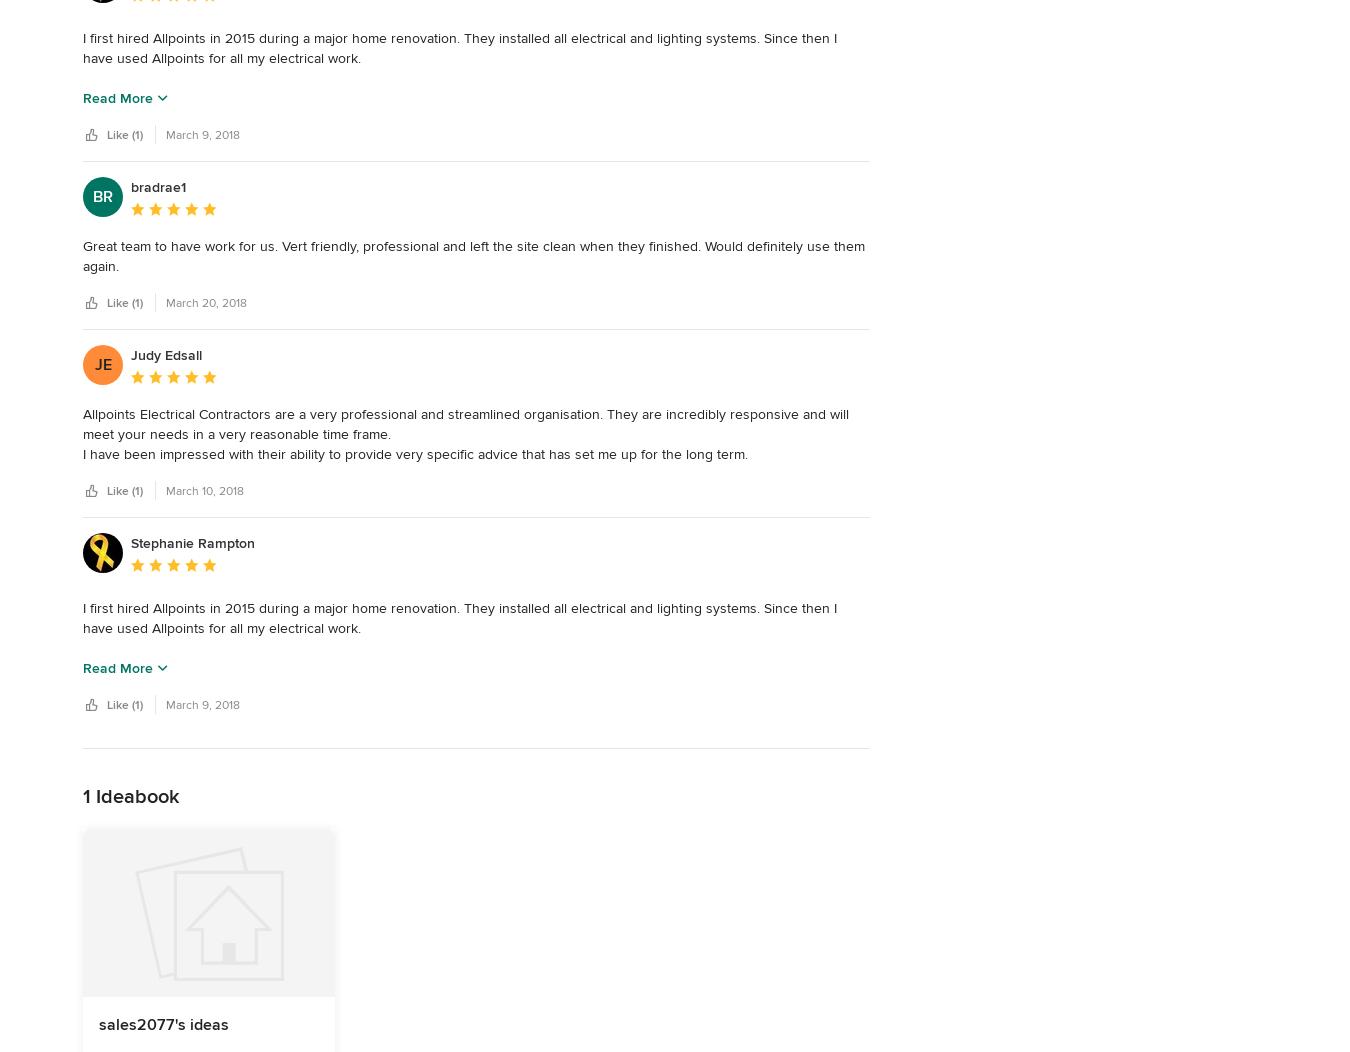  I want to click on 'sales2077's ideas', so click(164, 1023).